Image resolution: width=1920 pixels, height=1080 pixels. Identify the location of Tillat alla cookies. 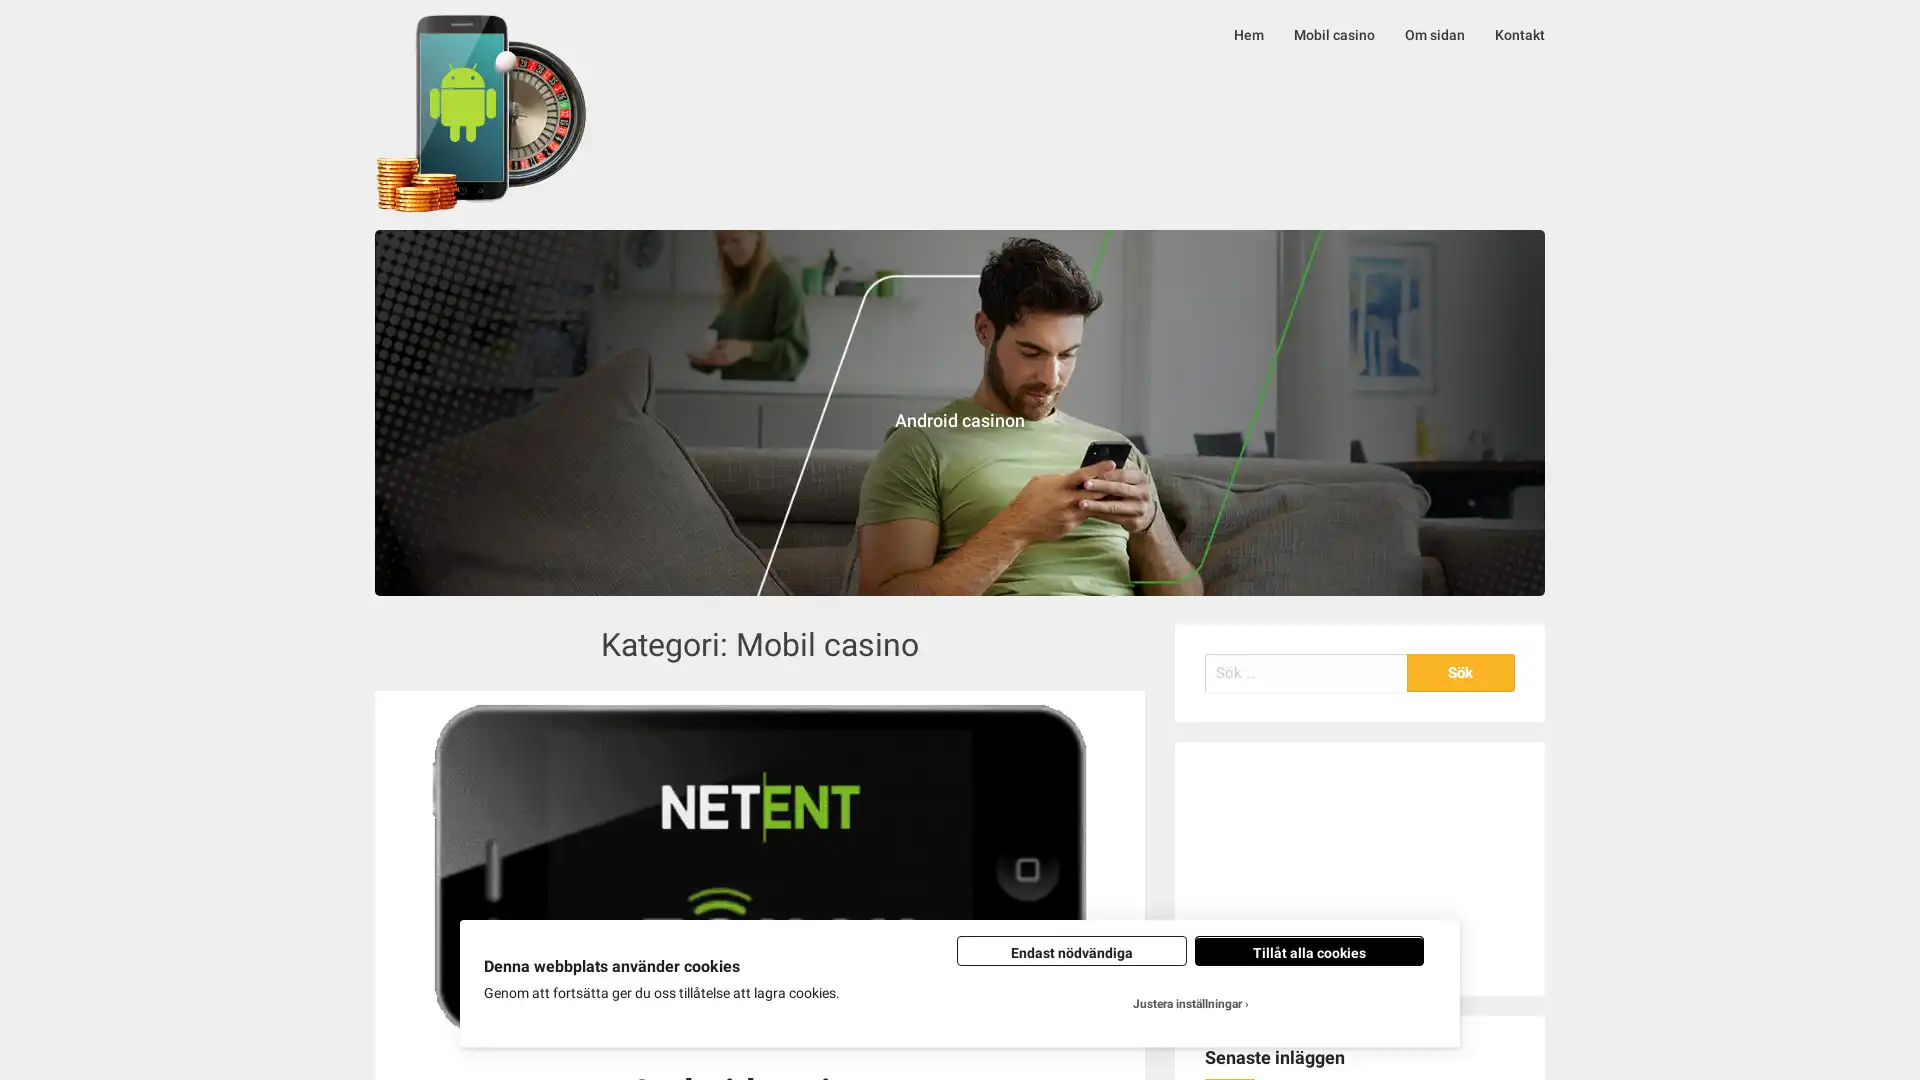
(1309, 949).